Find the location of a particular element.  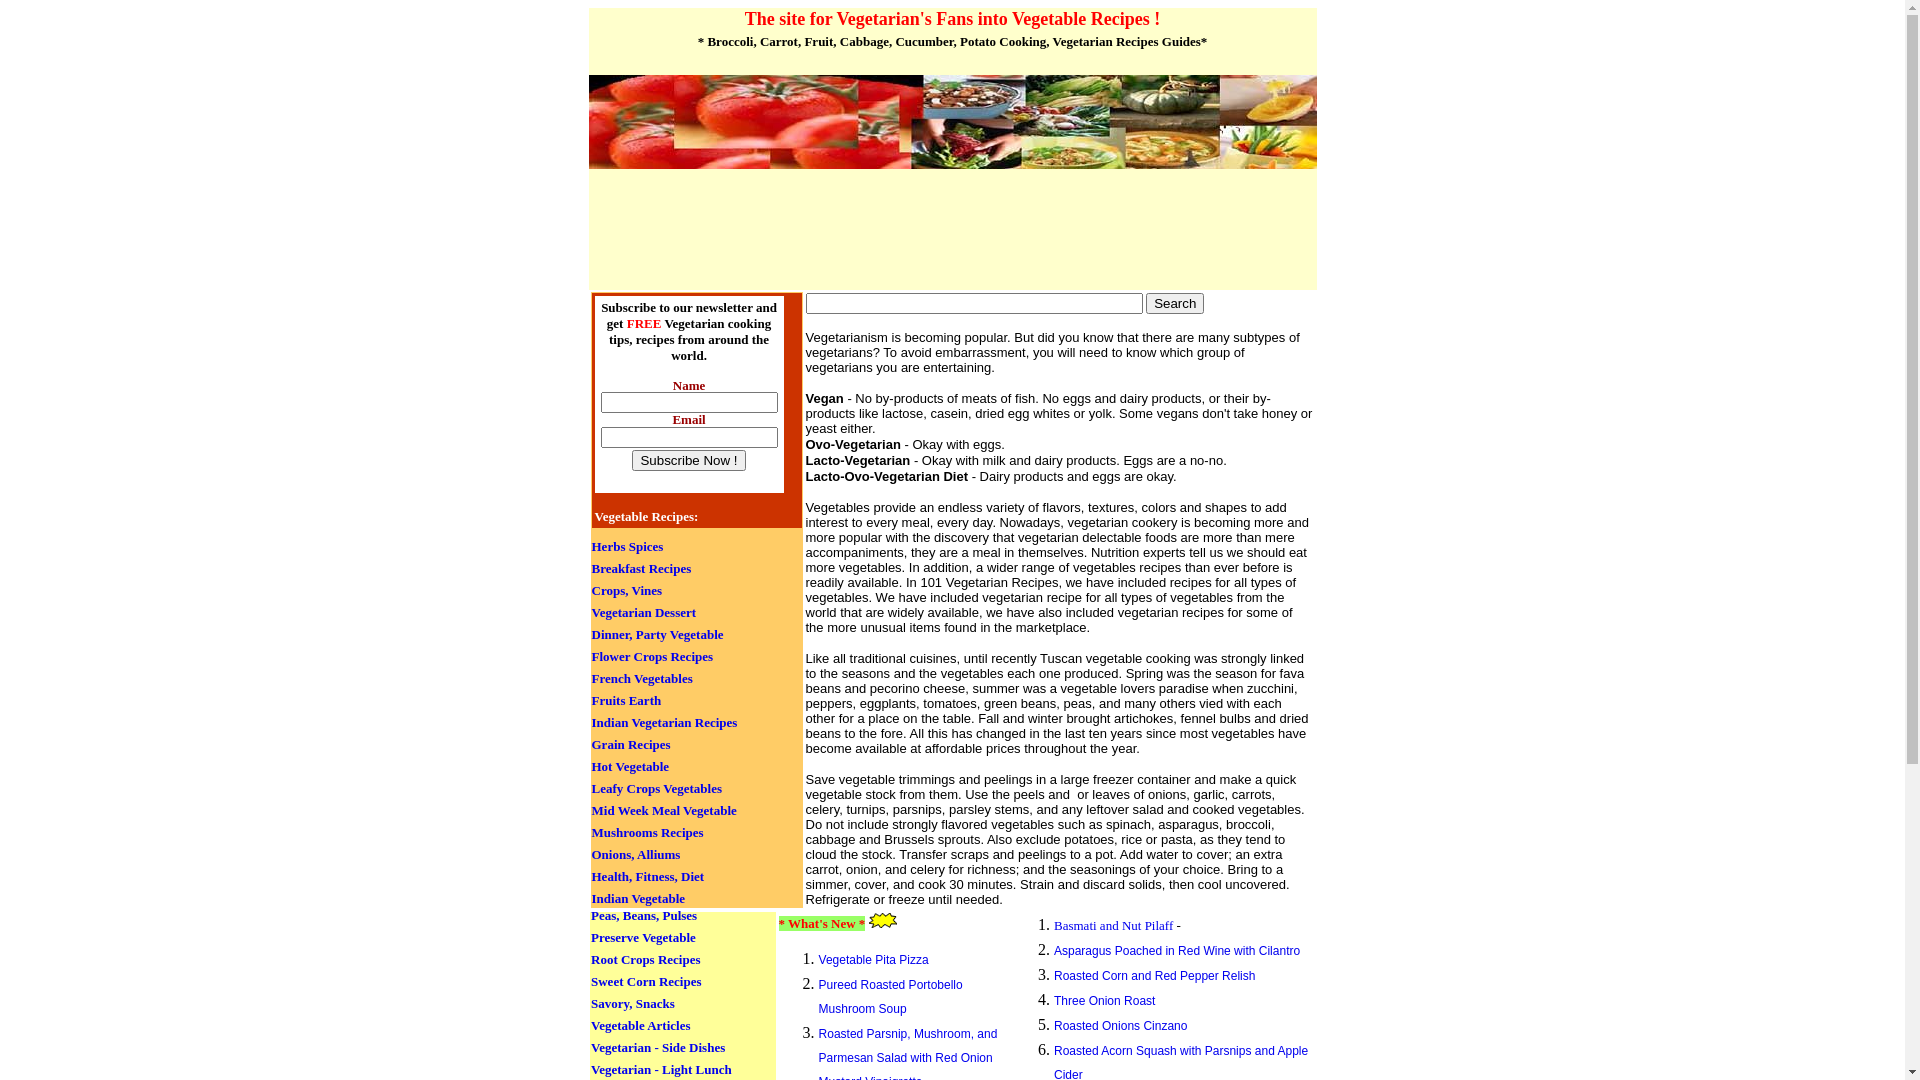

'Dinner, Party Vegetable' is located at coordinates (657, 634).